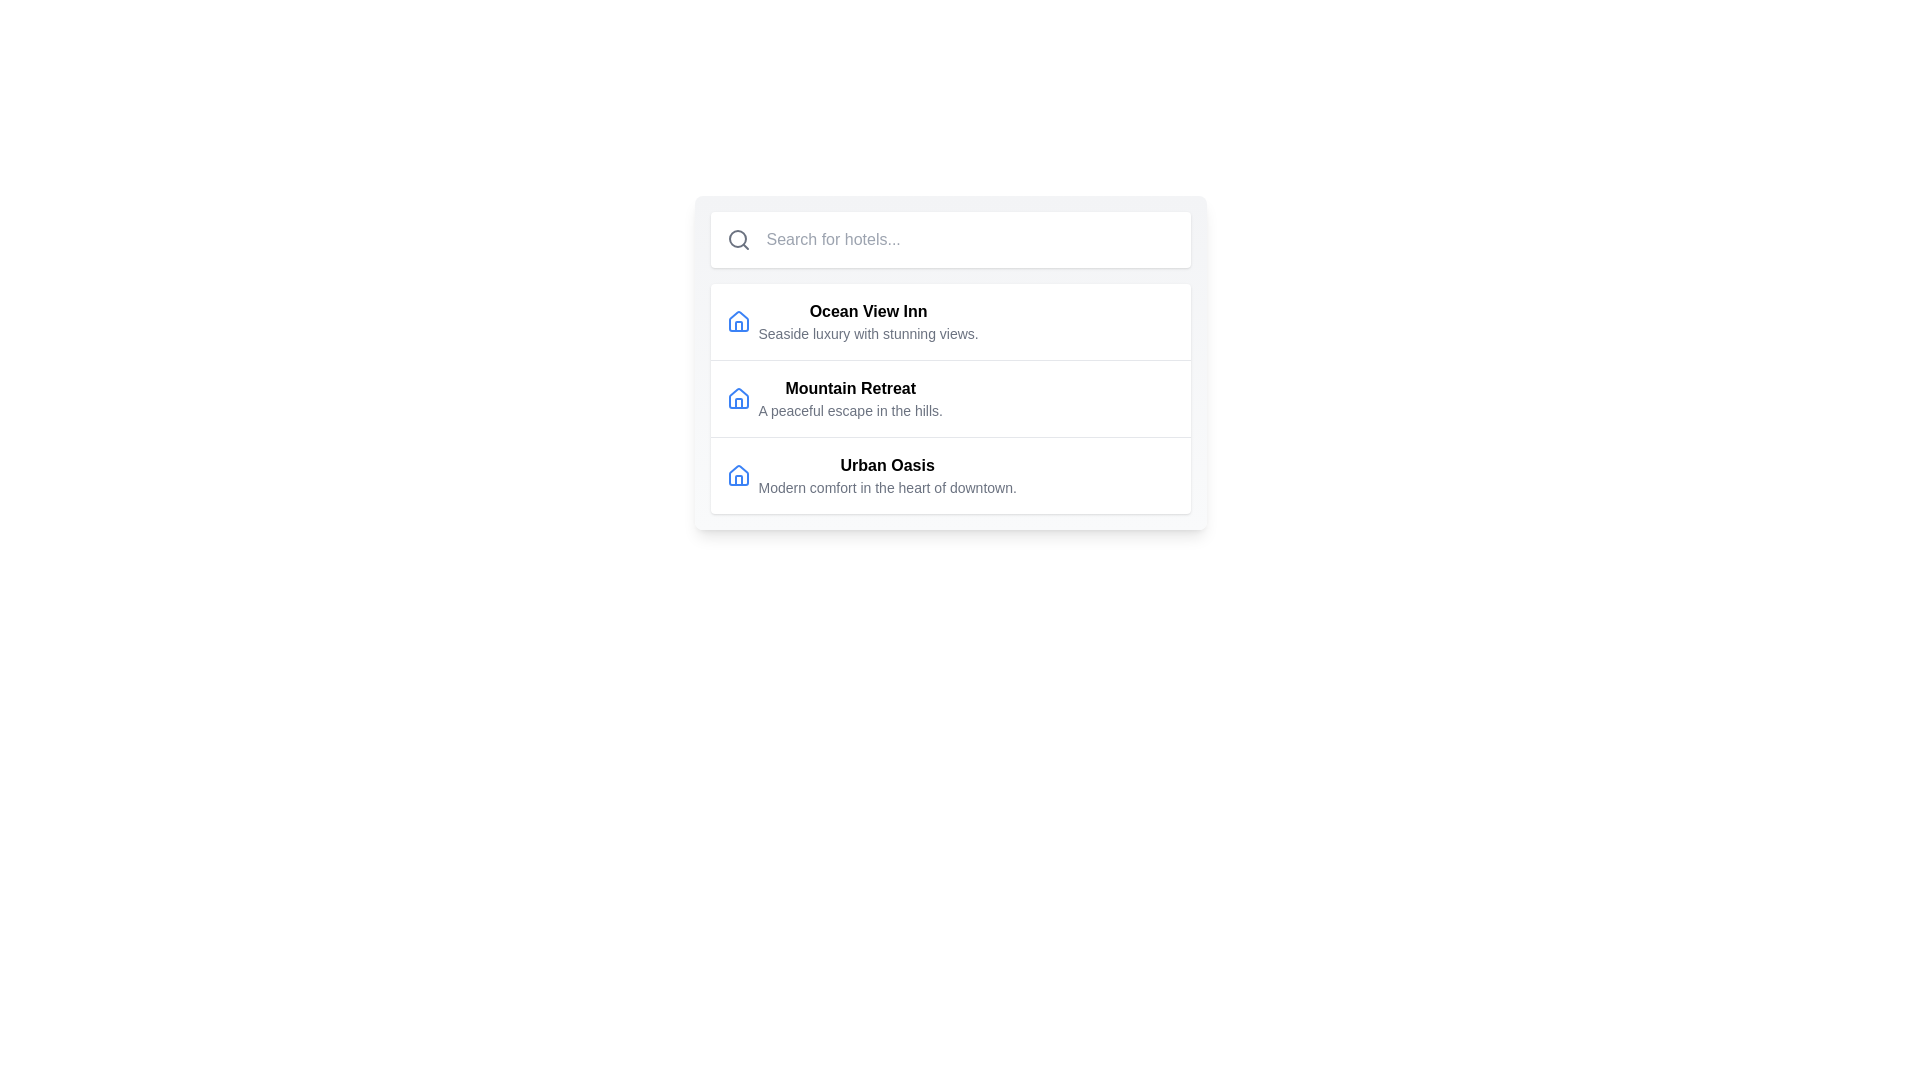 Image resolution: width=1920 pixels, height=1080 pixels. What do you see at coordinates (886, 488) in the screenshot?
I see `descriptive text located immediately below the title 'Urban Oasis' in the main content area of the interface` at bounding box center [886, 488].